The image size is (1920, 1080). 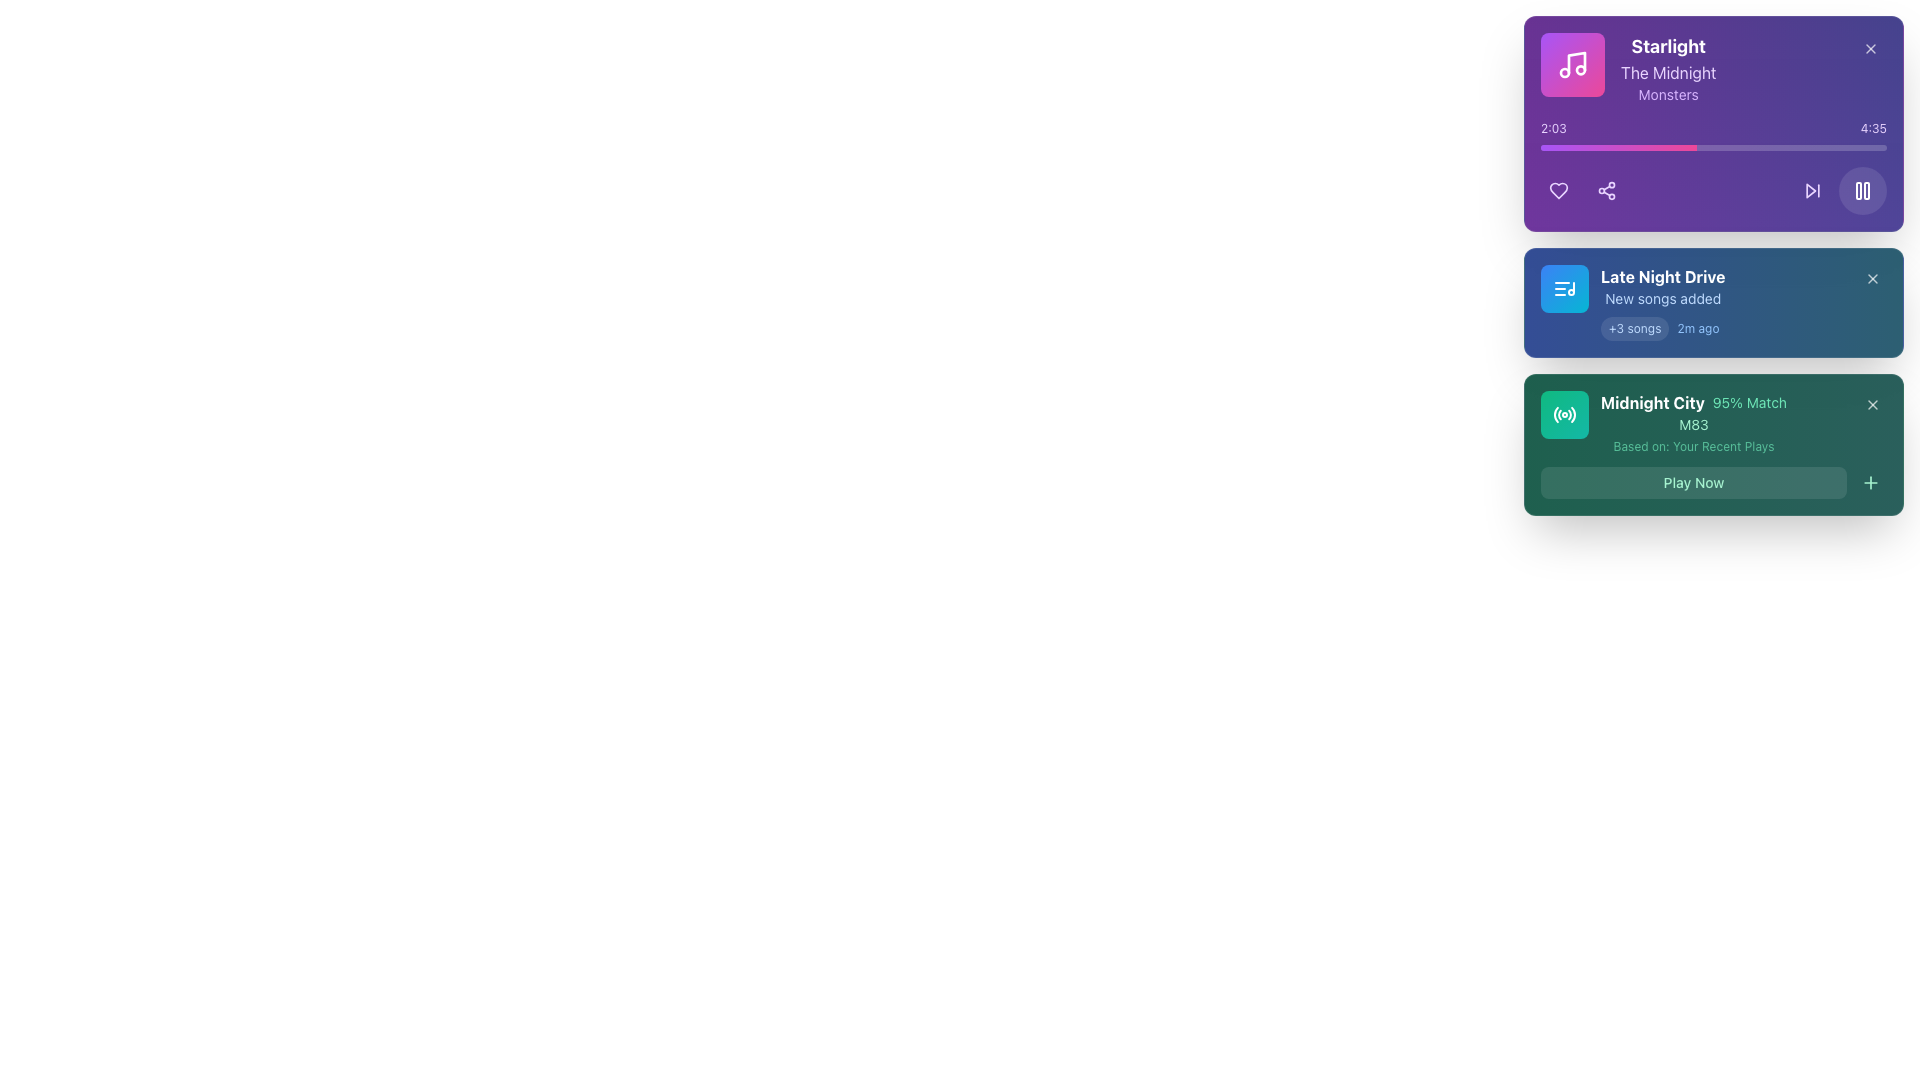 What do you see at coordinates (1618, 146) in the screenshot?
I see `the progress indicator, a horizontal bar with a gradient color transition from purple to pink, located at the top of the interface within a card-like component displaying a playing music track` at bounding box center [1618, 146].